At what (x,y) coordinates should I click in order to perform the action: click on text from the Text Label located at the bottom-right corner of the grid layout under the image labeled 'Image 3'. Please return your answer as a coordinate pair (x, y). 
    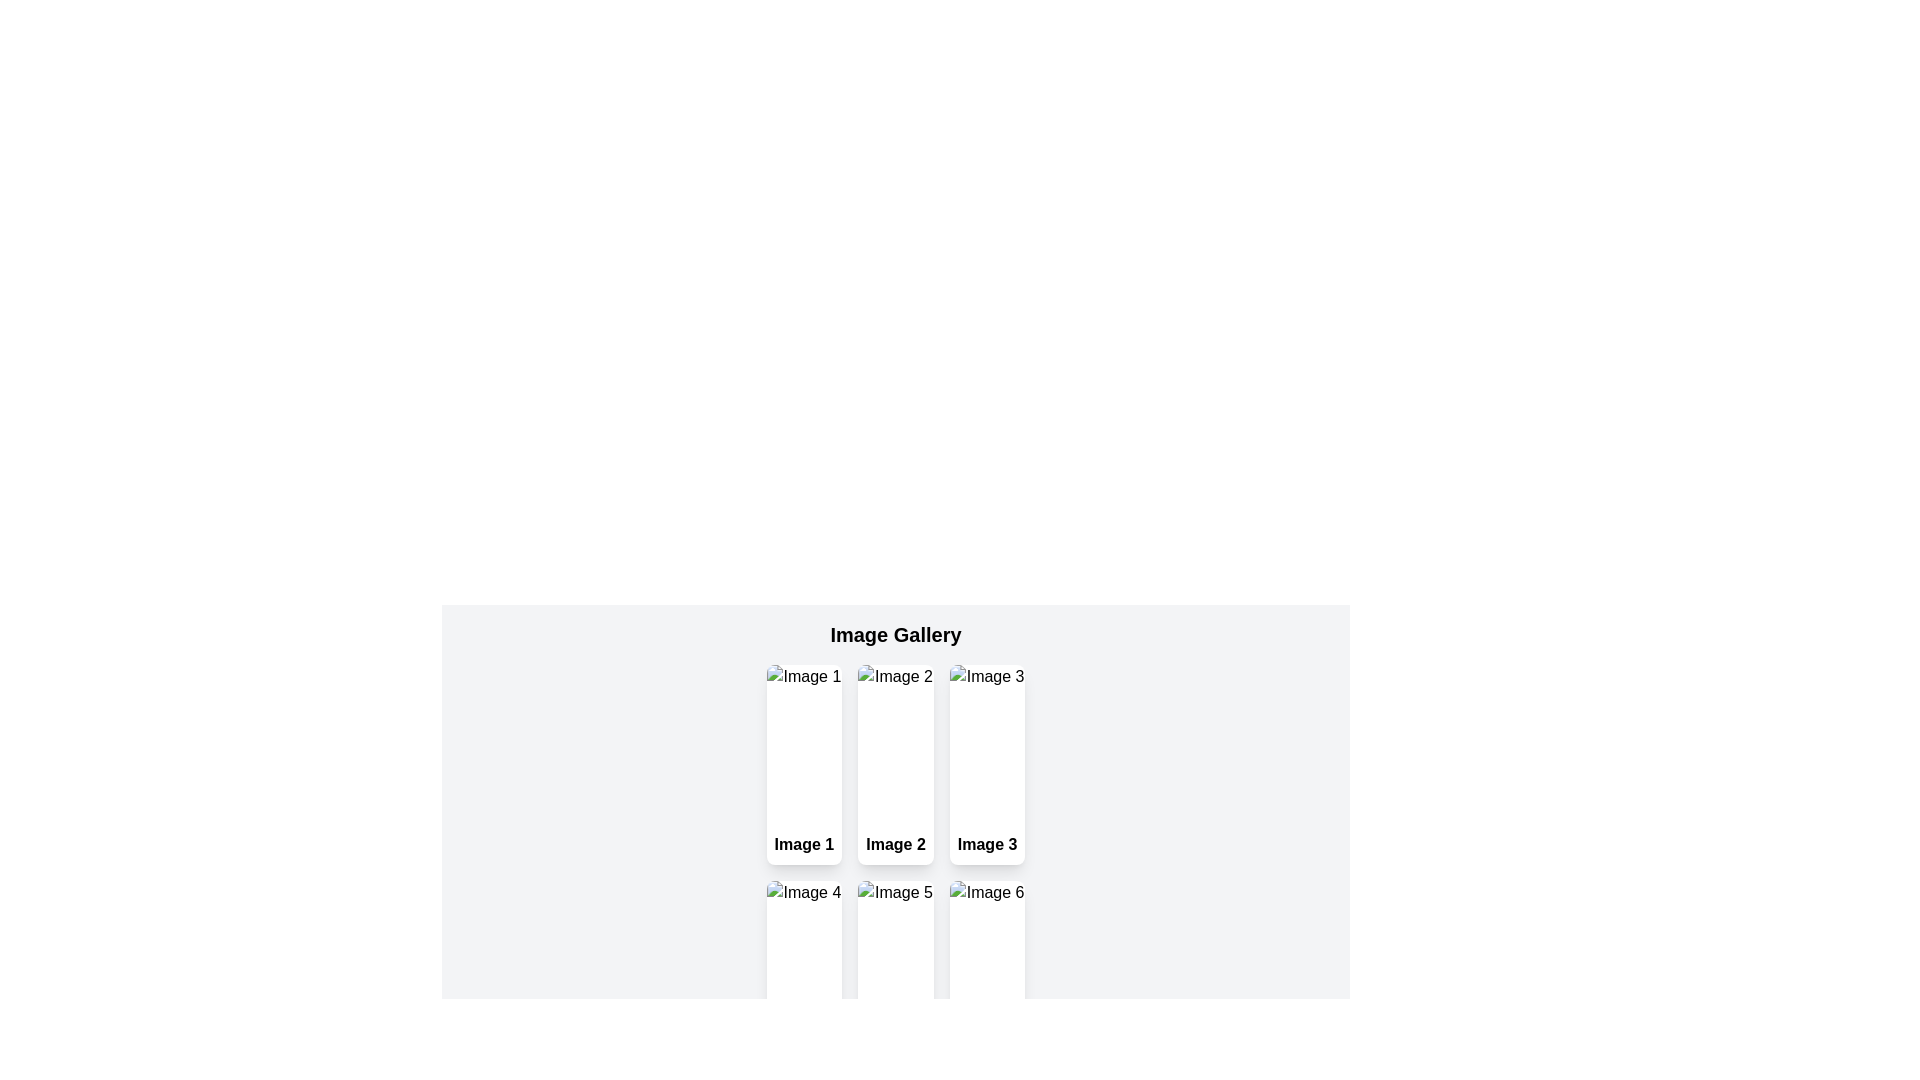
    Looking at the image, I should click on (987, 844).